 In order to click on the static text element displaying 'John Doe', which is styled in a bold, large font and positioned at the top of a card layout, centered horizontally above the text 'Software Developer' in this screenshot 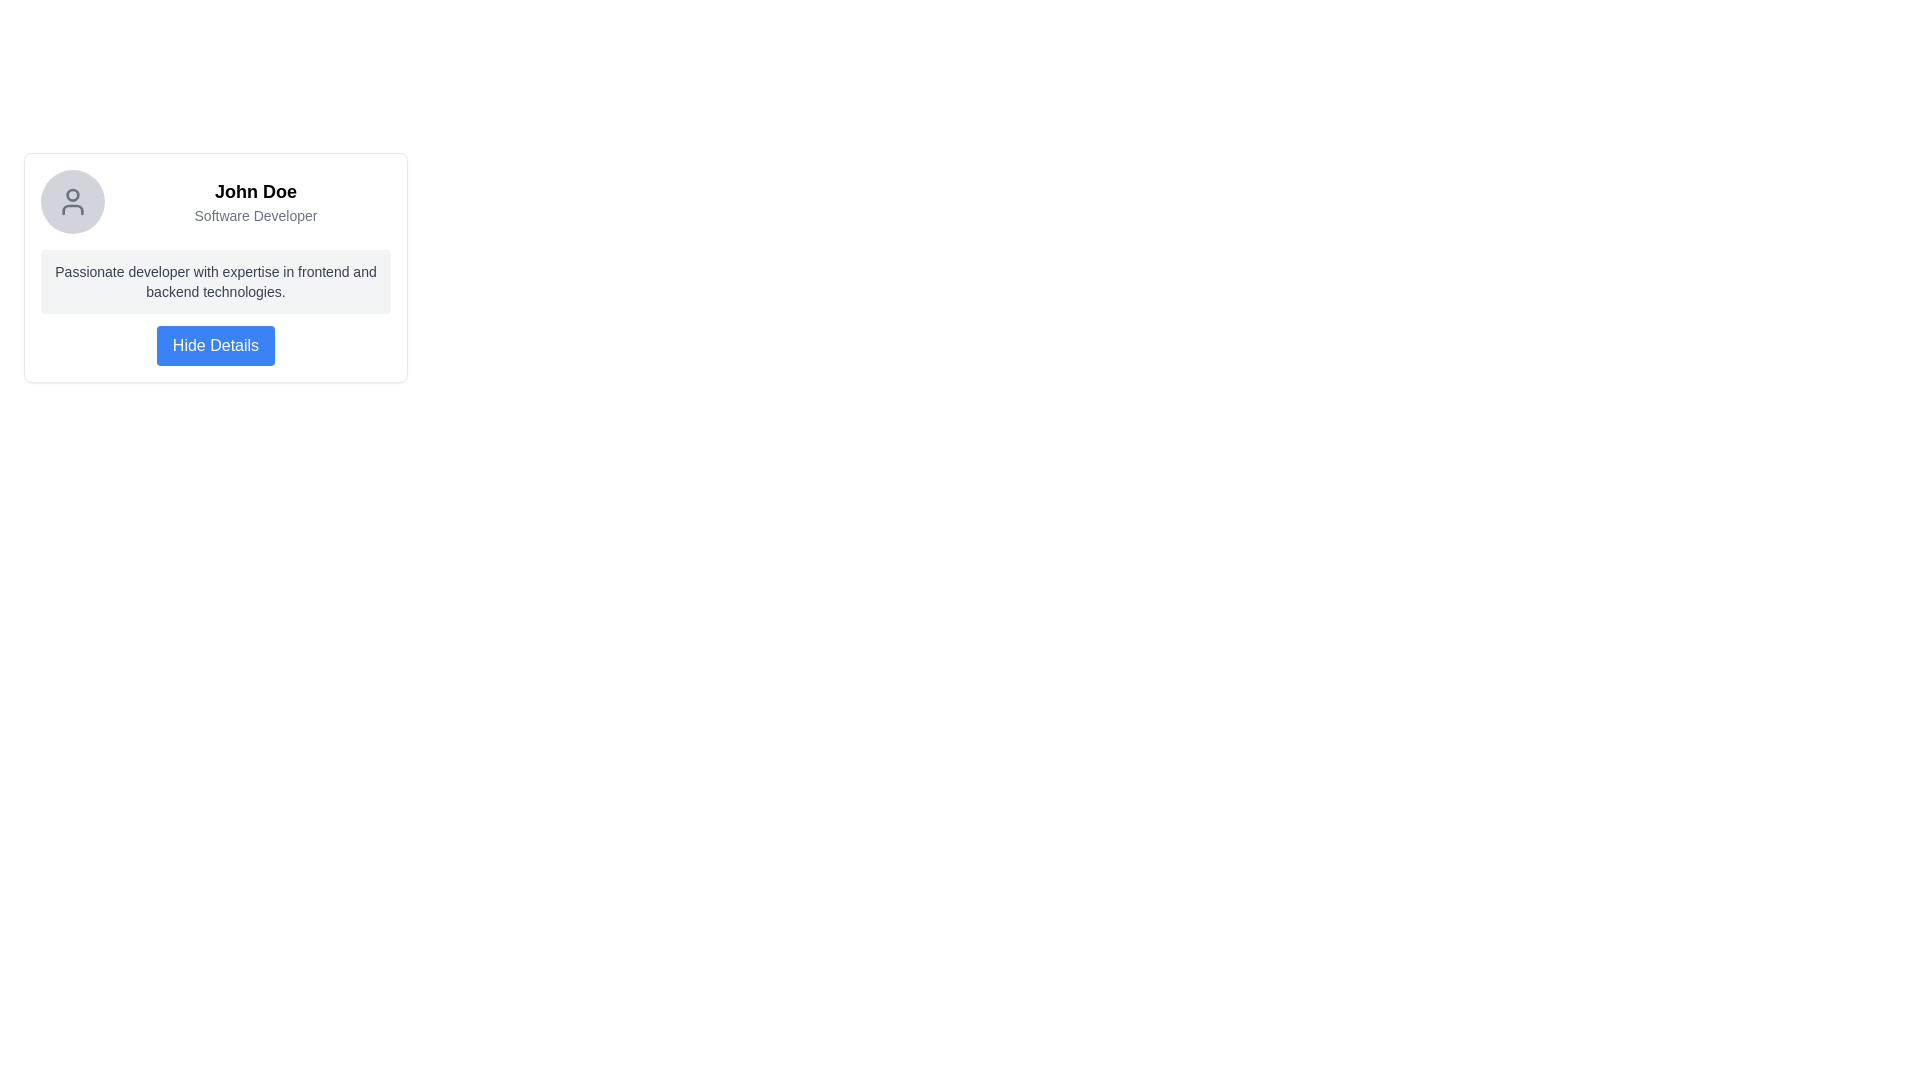, I will do `click(254, 192)`.